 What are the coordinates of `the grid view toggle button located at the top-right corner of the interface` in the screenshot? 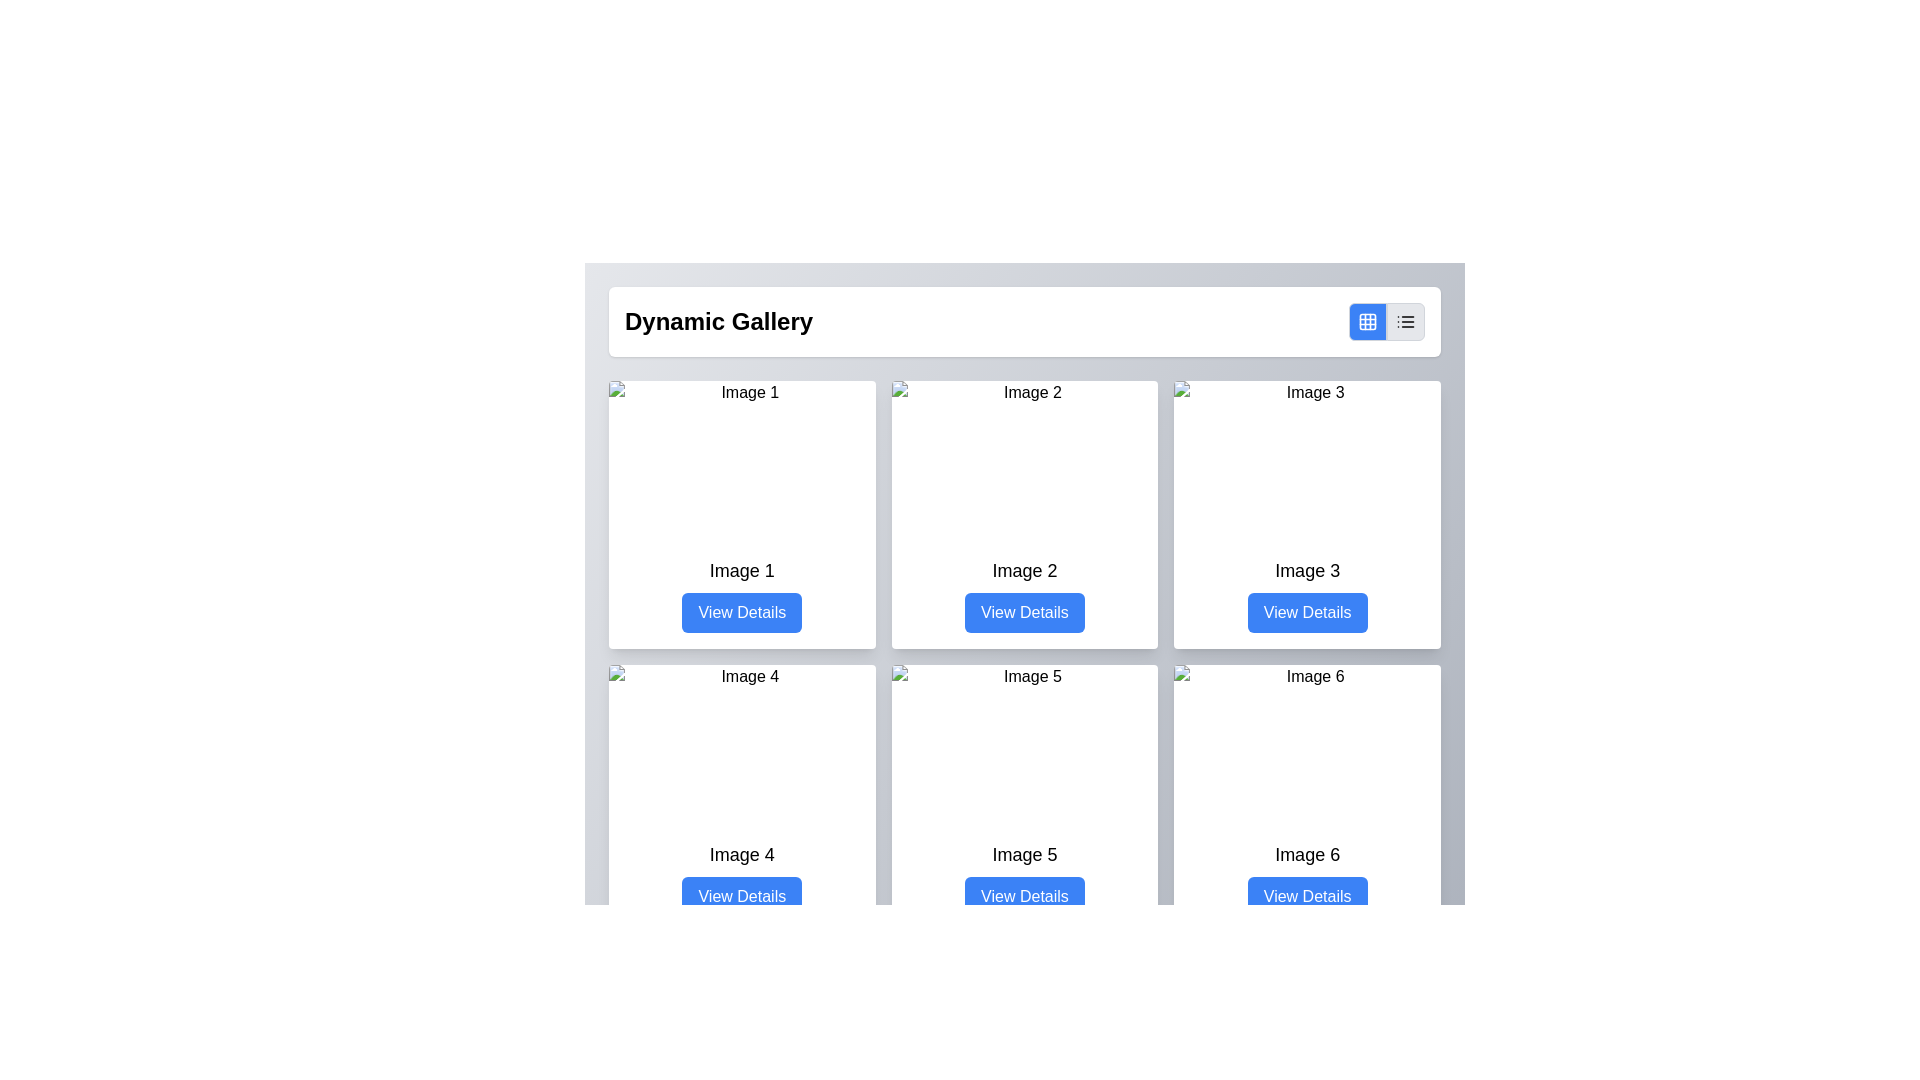 It's located at (1367, 320).